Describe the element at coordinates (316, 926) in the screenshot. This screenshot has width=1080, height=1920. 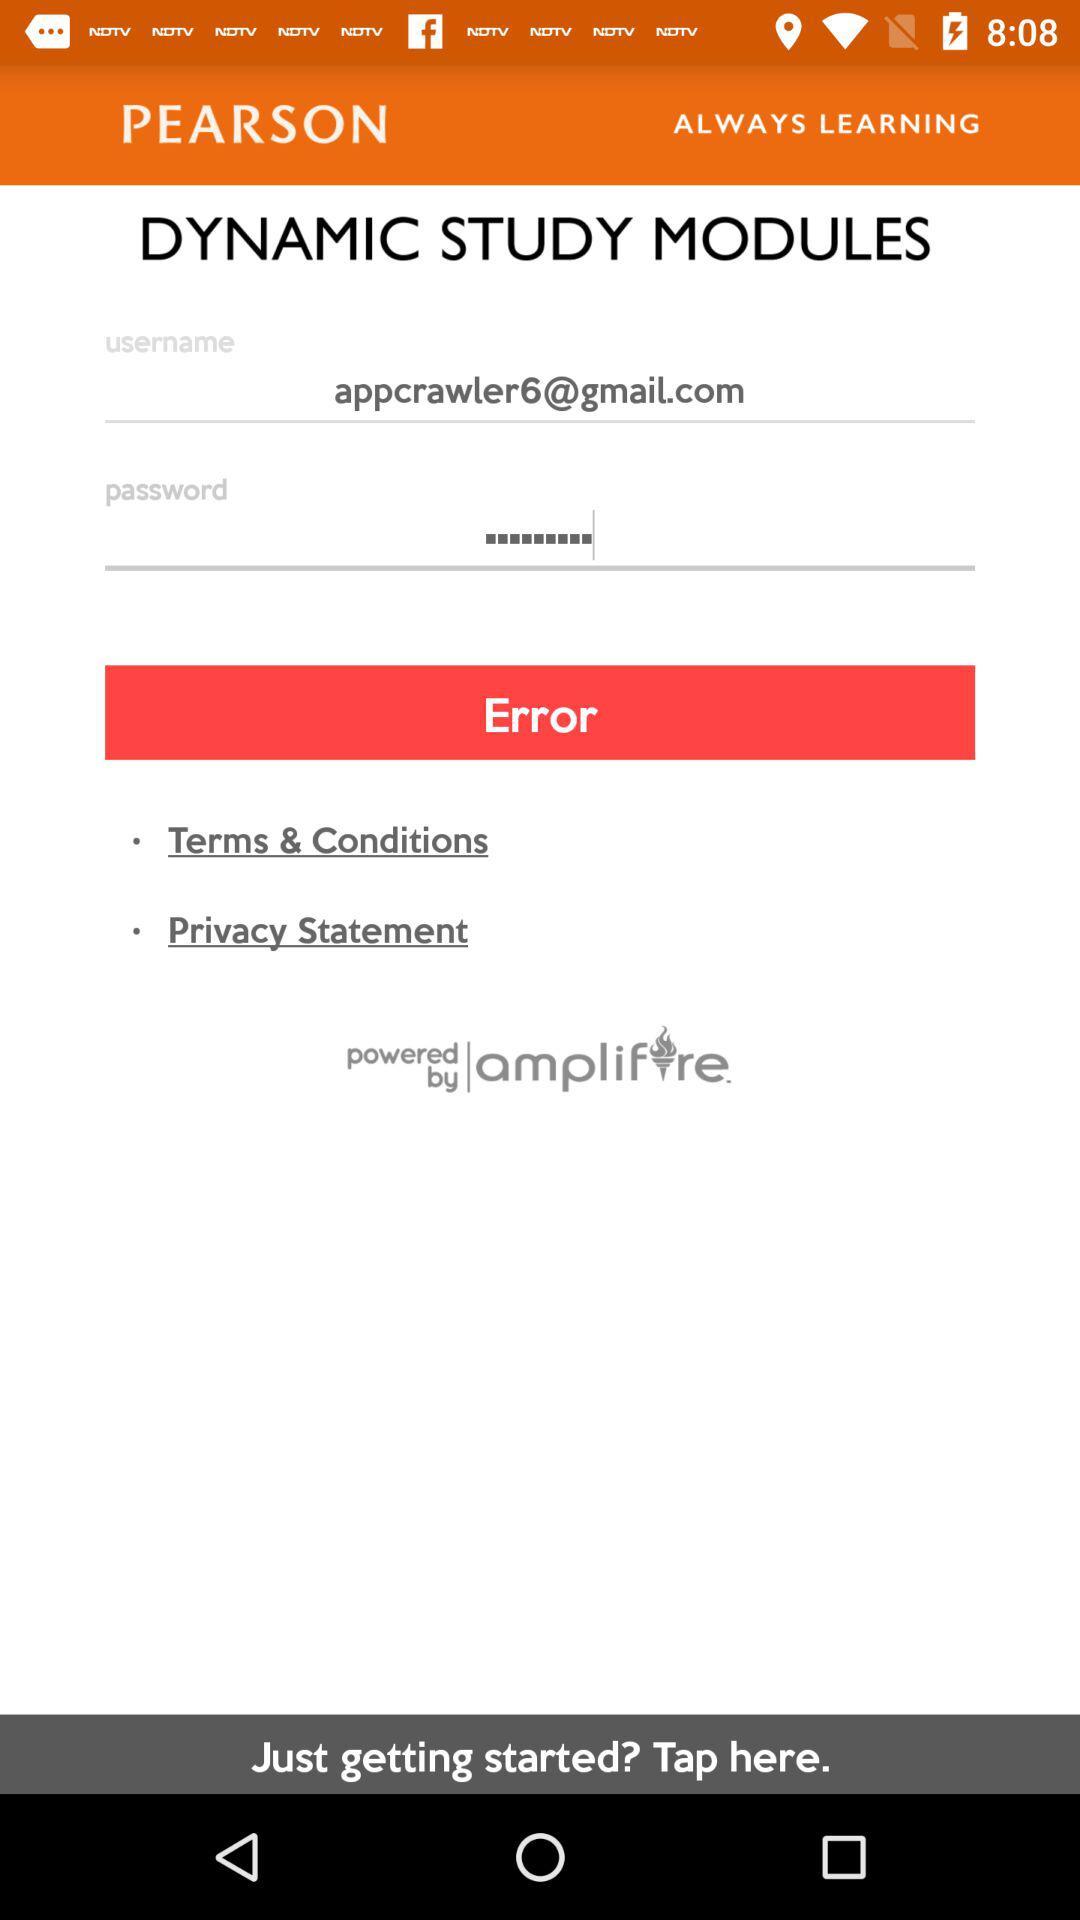
I see `the privacy statement icon` at that location.